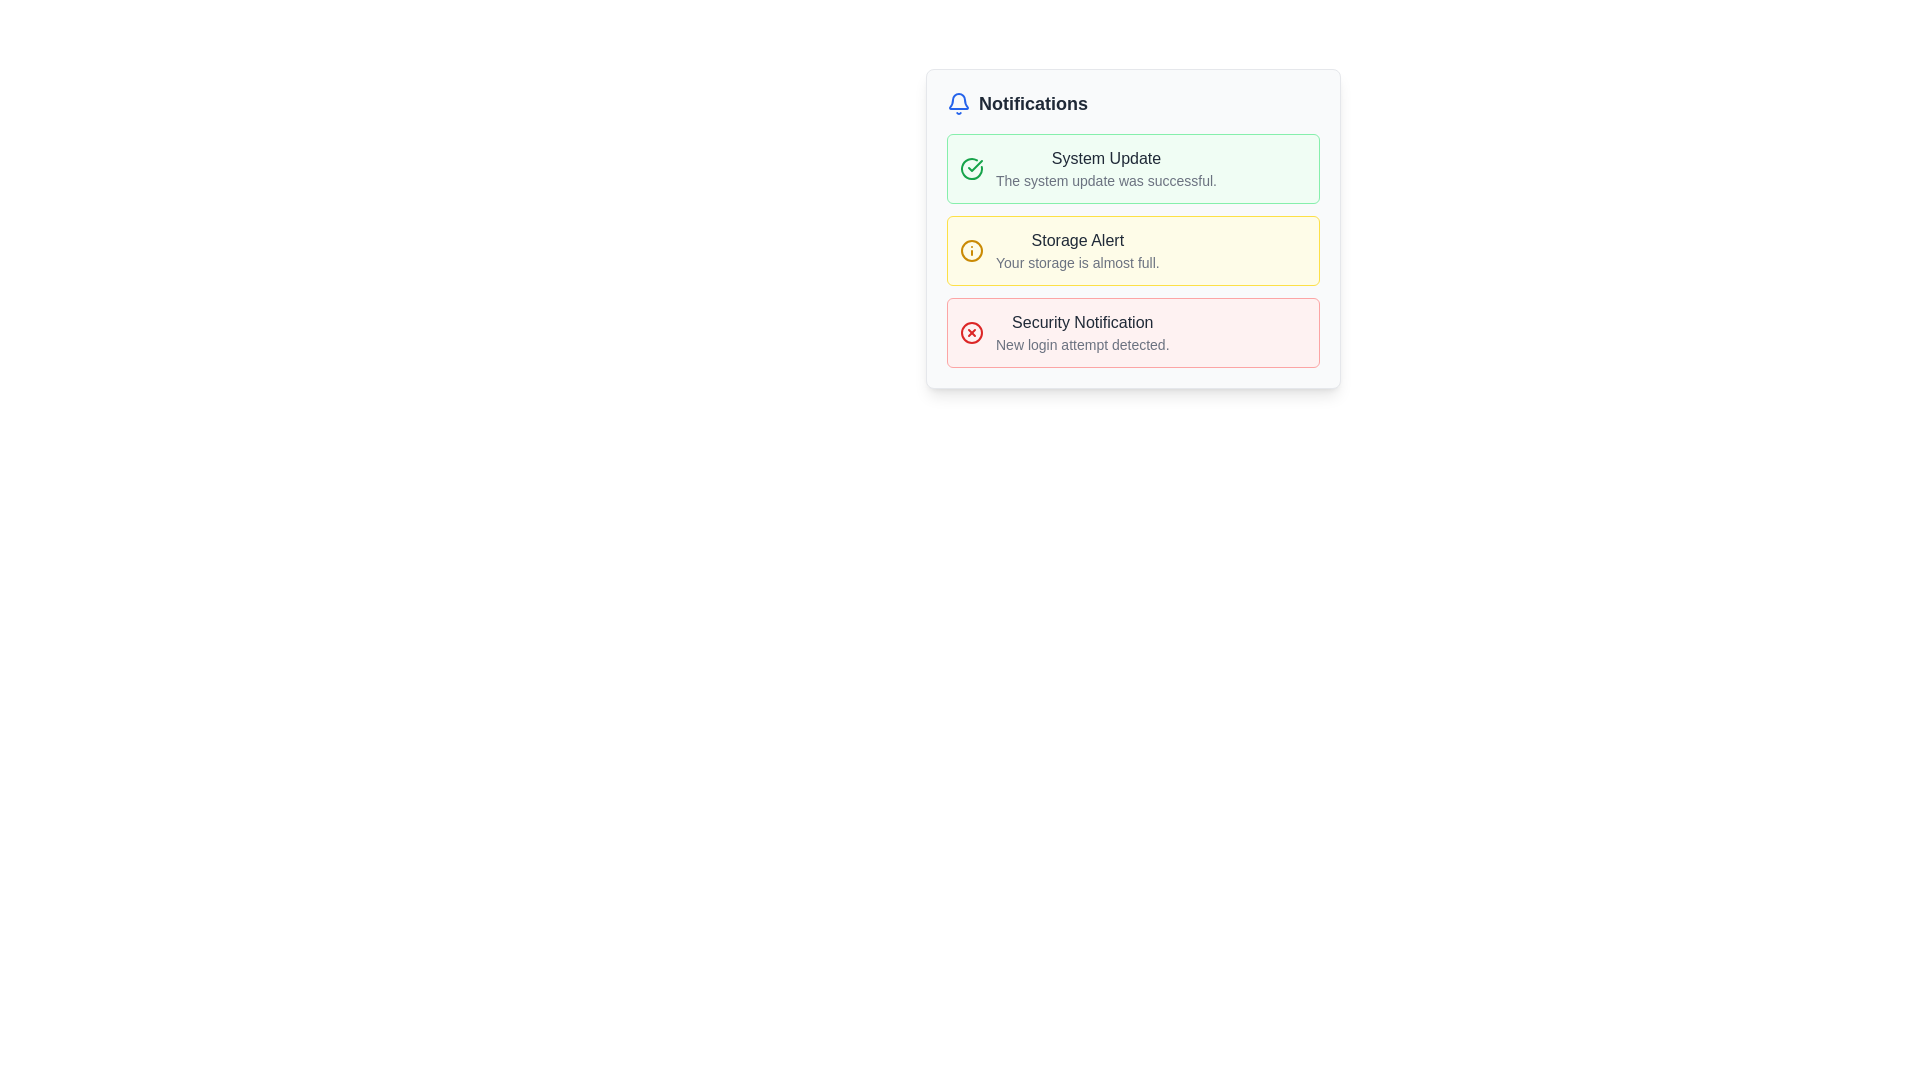 This screenshot has width=1920, height=1080. What do you see at coordinates (1081, 322) in the screenshot?
I see `the static text element labeled 'Security Notification', which is styled in medium-weight dark gray font and positioned in the lower portion of the notification panel, specifically as the title of the third notification card` at bounding box center [1081, 322].